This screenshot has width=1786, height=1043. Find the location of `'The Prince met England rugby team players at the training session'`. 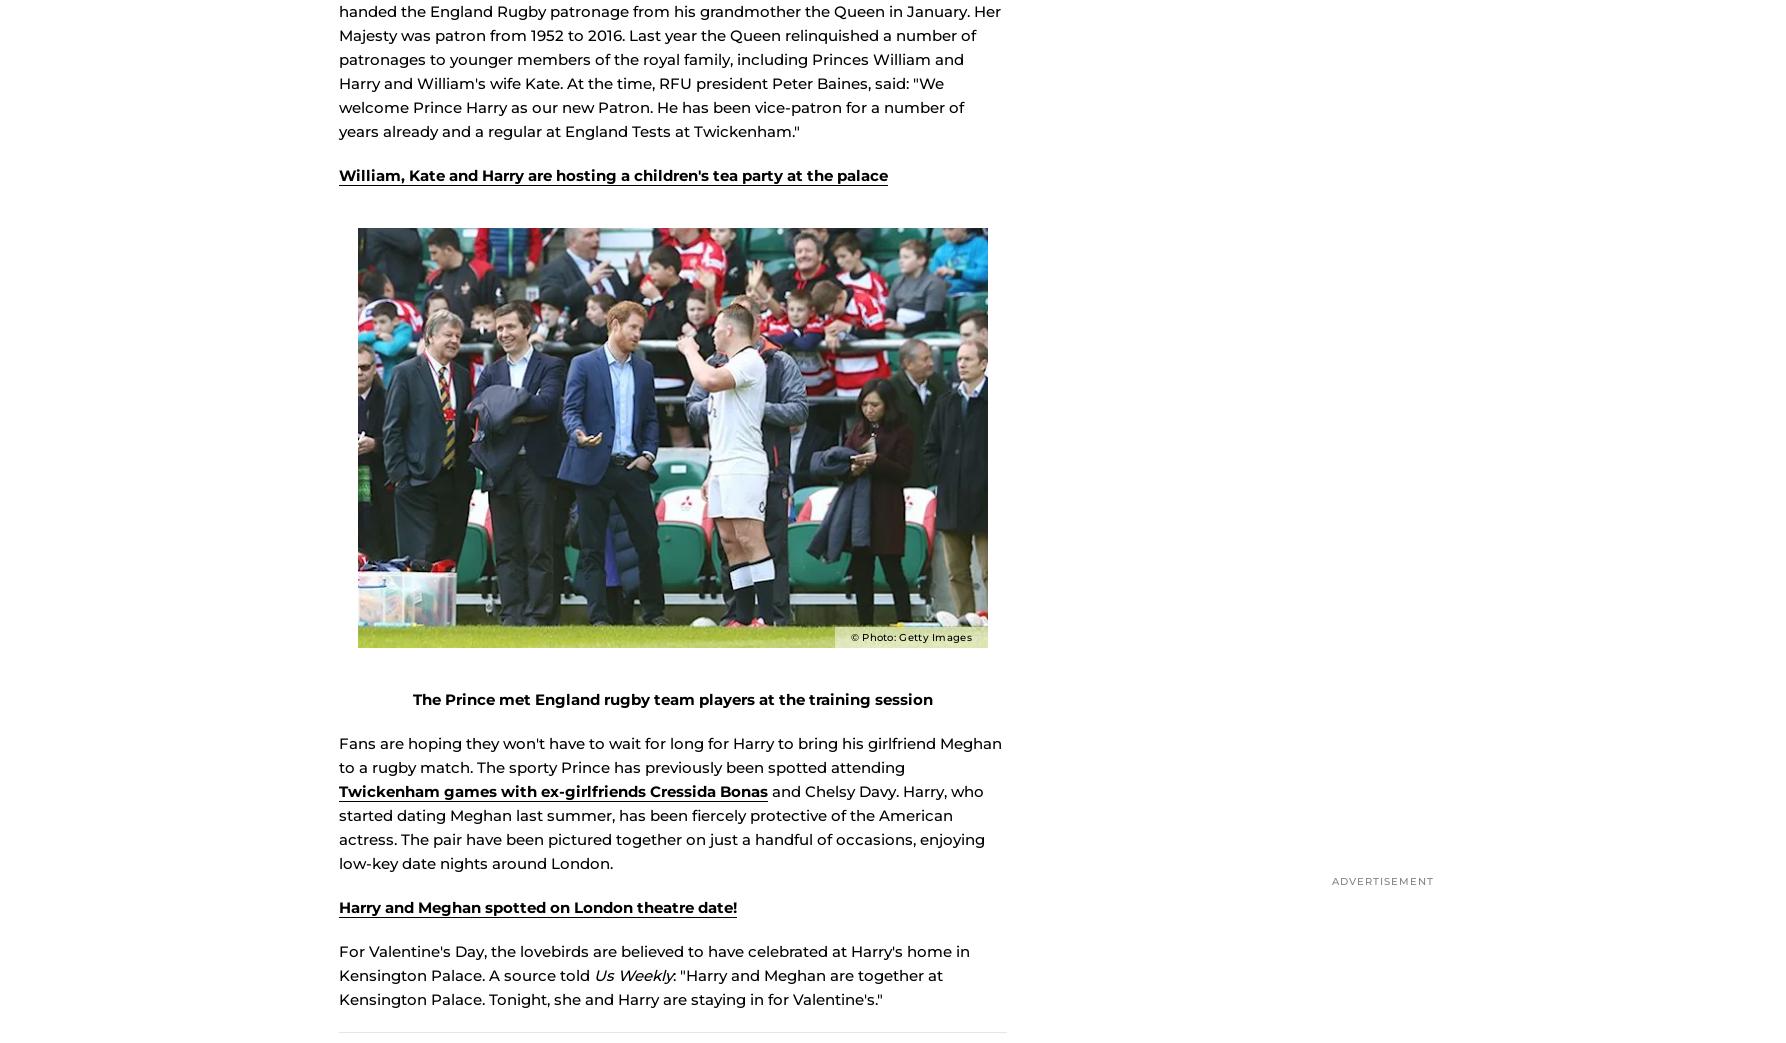

'The Prince met England rugby team players at the training session' is located at coordinates (672, 729).